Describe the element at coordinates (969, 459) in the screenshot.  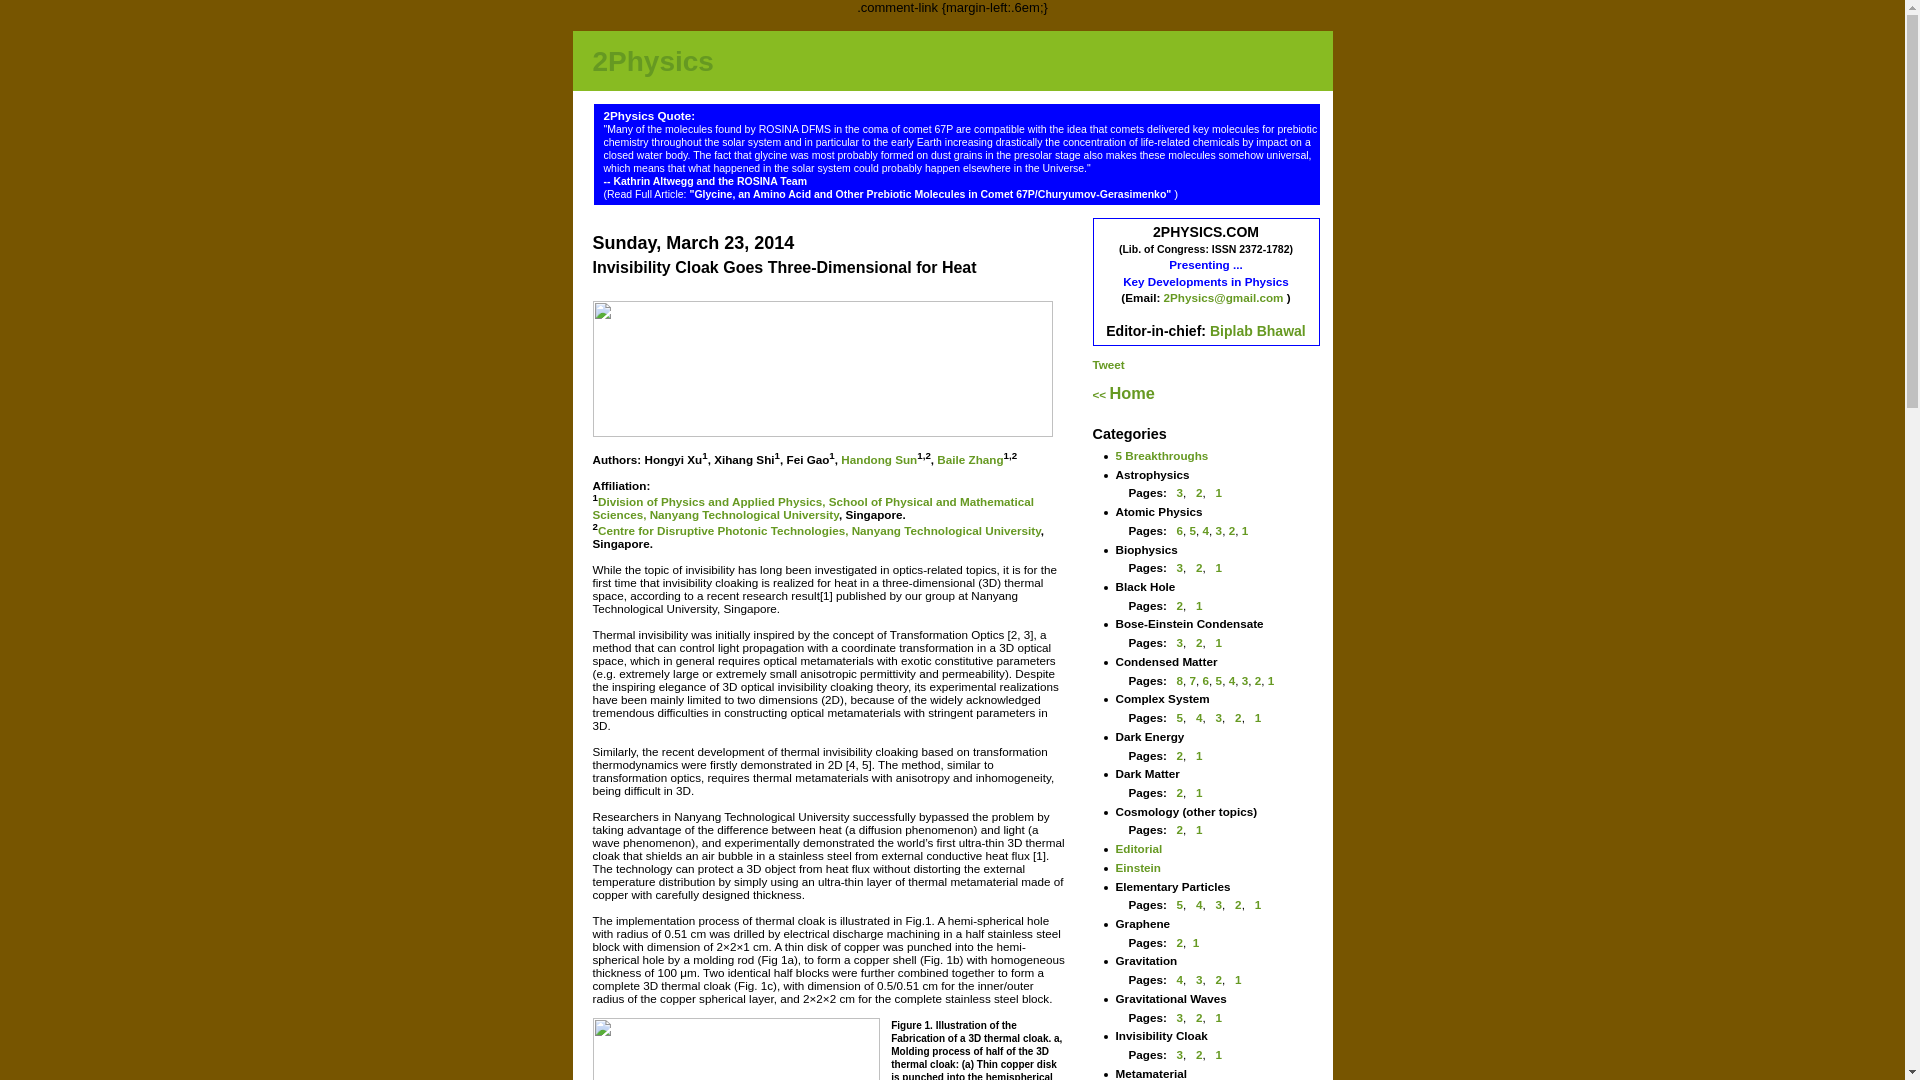
I see `'Baile Zhang'` at that location.